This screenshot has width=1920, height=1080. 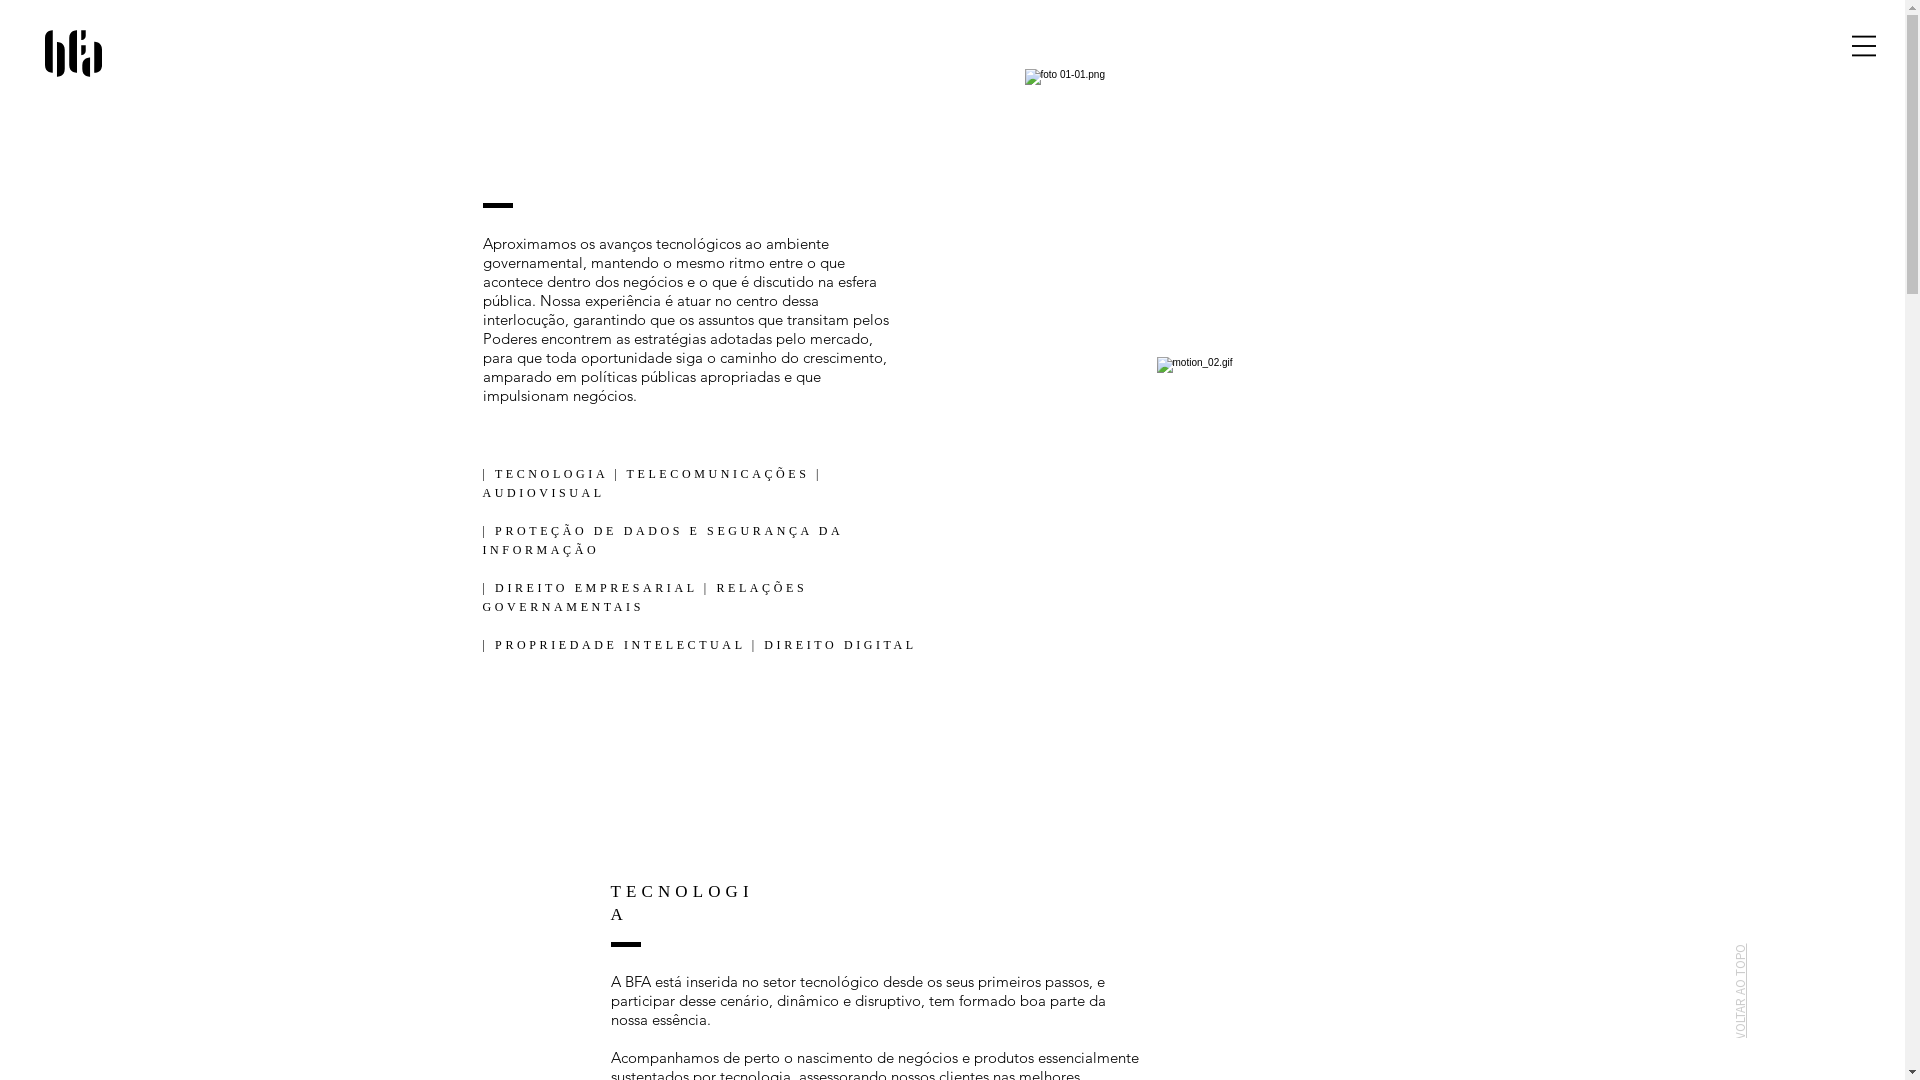 I want to click on 'AUDIOVISUAL', so click(x=542, y=493).